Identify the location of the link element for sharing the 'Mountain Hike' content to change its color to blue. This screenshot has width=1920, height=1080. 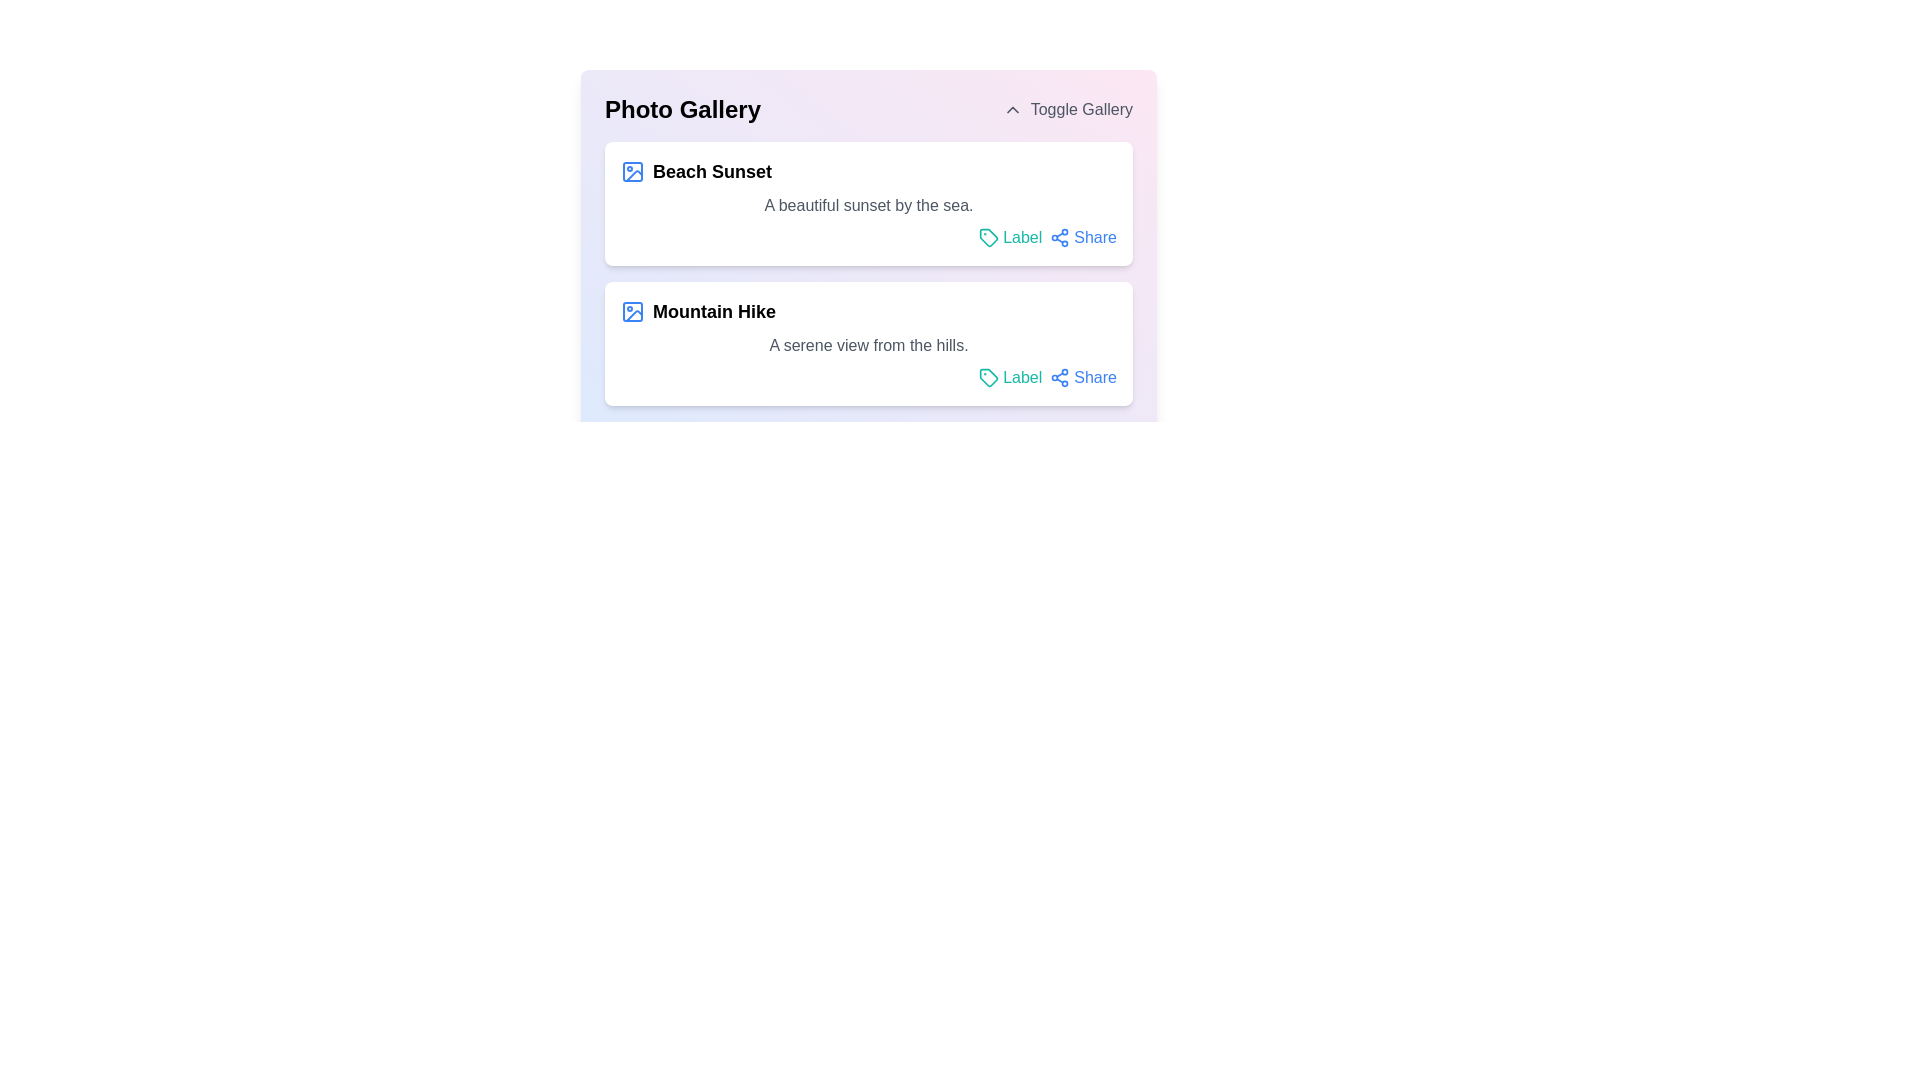
(1082, 378).